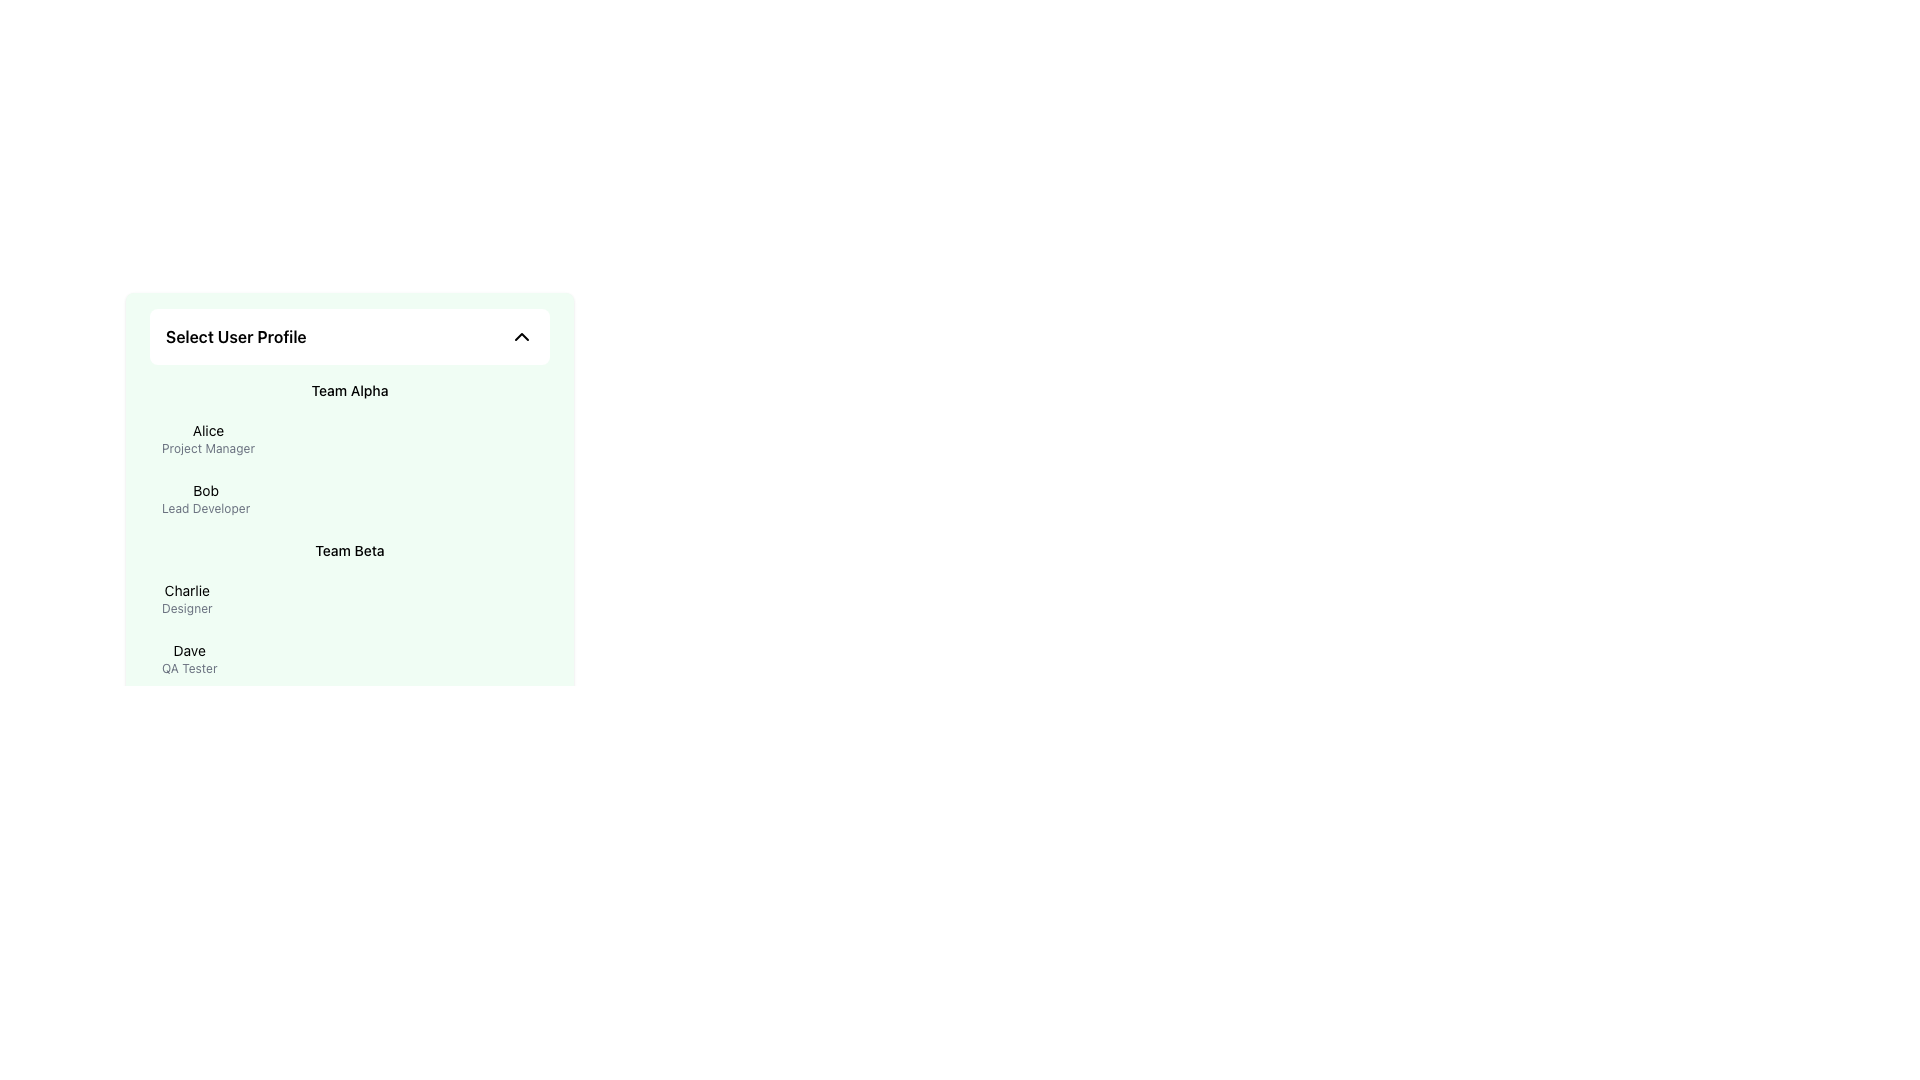 This screenshot has width=1920, height=1080. I want to click on the combined text label displaying 'Charlie' in bold and 'Designer' in gray, so click(187, 597).